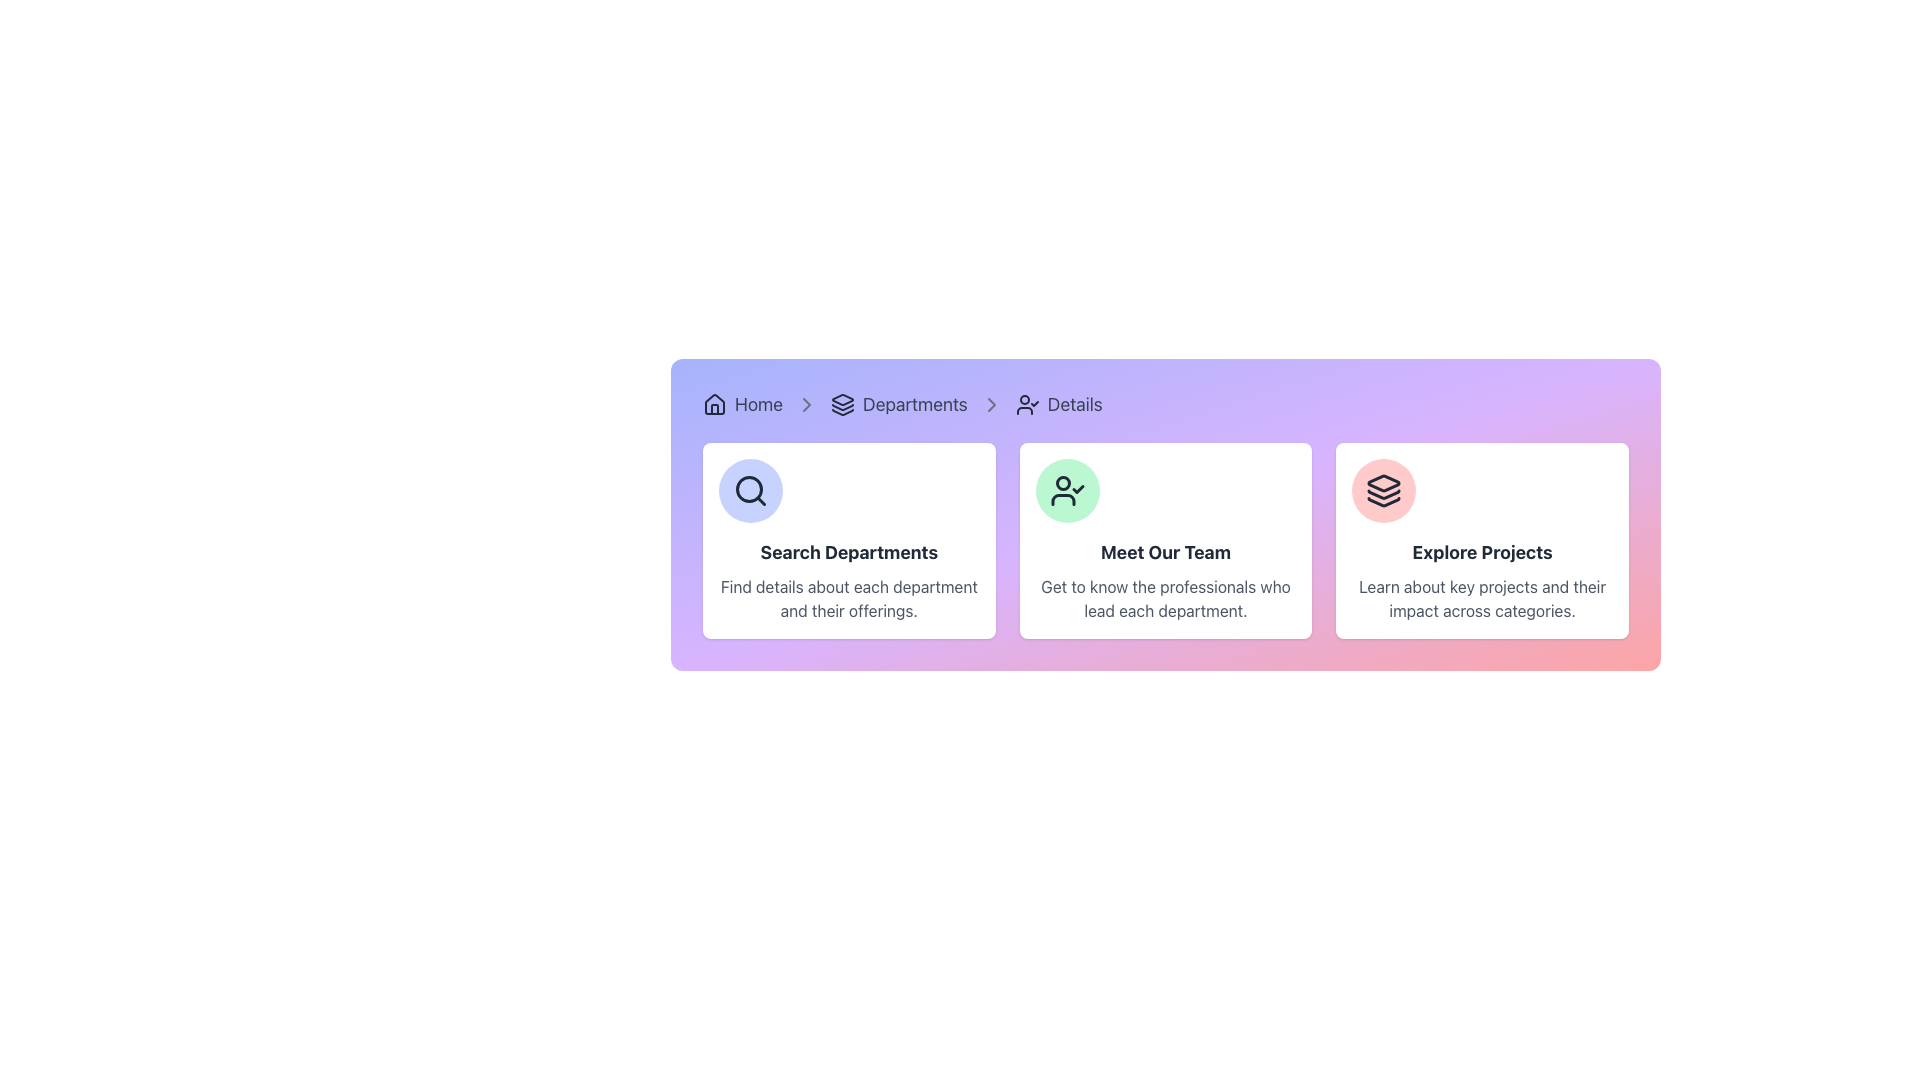  Describe the element at coordinates (1482, 540) in the screenshot. I see `the informational card located in the grid layout's third column from the left, positioned to the right of the 'Meet Our Team' panel` at that location.